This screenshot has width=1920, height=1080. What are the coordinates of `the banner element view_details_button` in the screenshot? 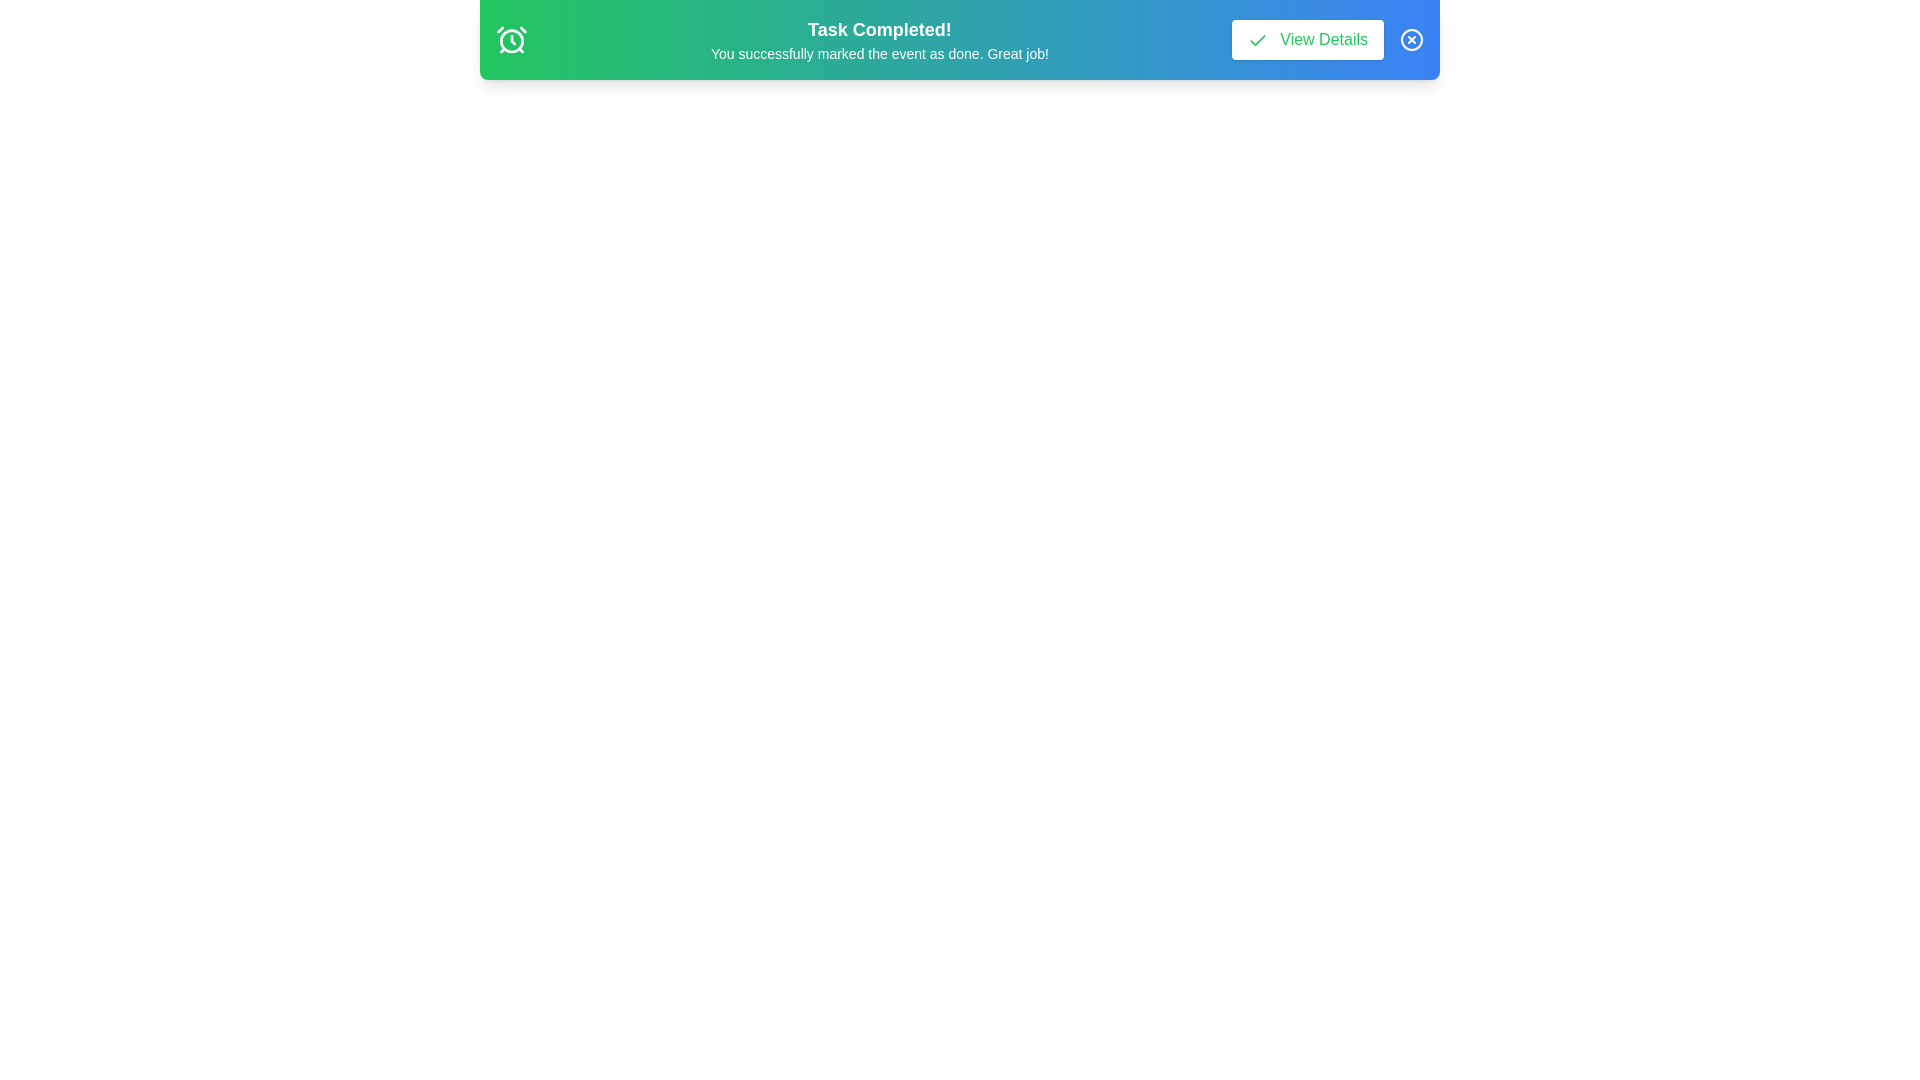 It's located at (1307, 39).